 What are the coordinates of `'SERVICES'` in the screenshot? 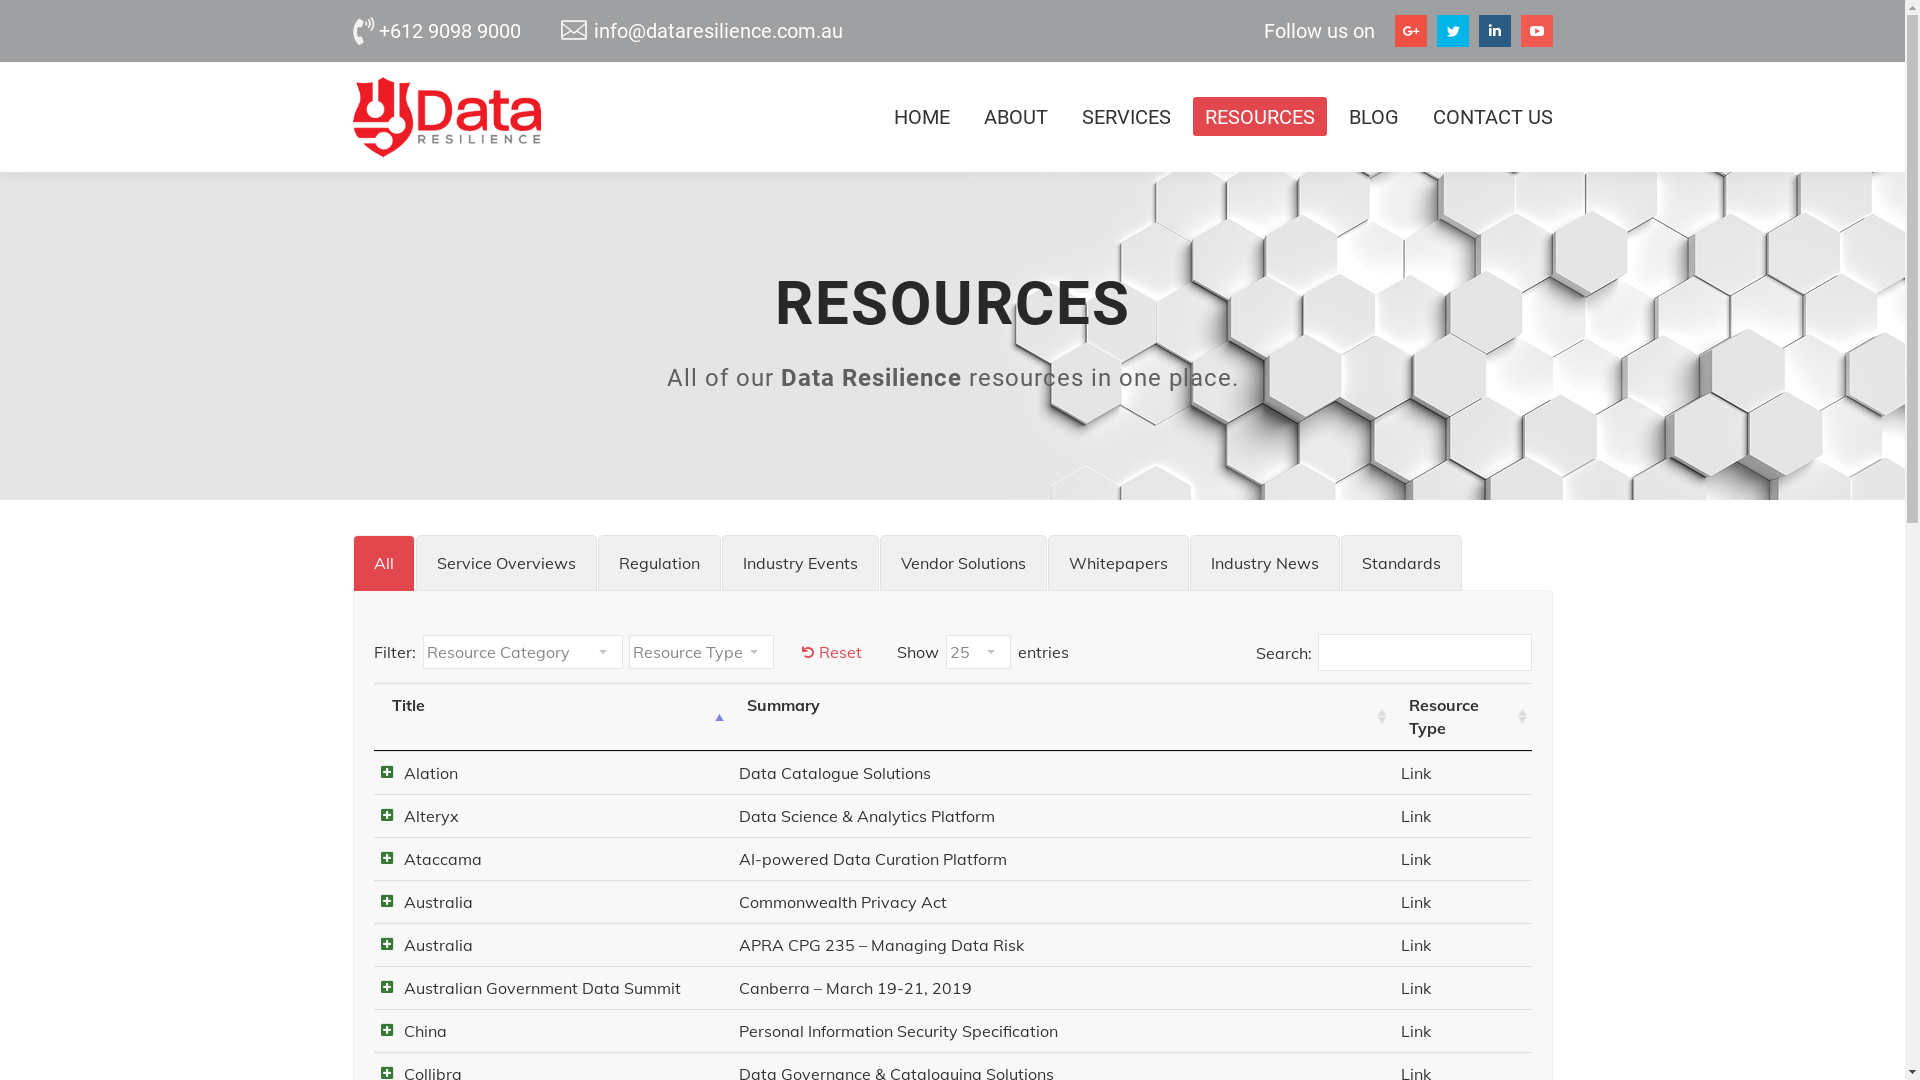 It's located at (1126, 116).